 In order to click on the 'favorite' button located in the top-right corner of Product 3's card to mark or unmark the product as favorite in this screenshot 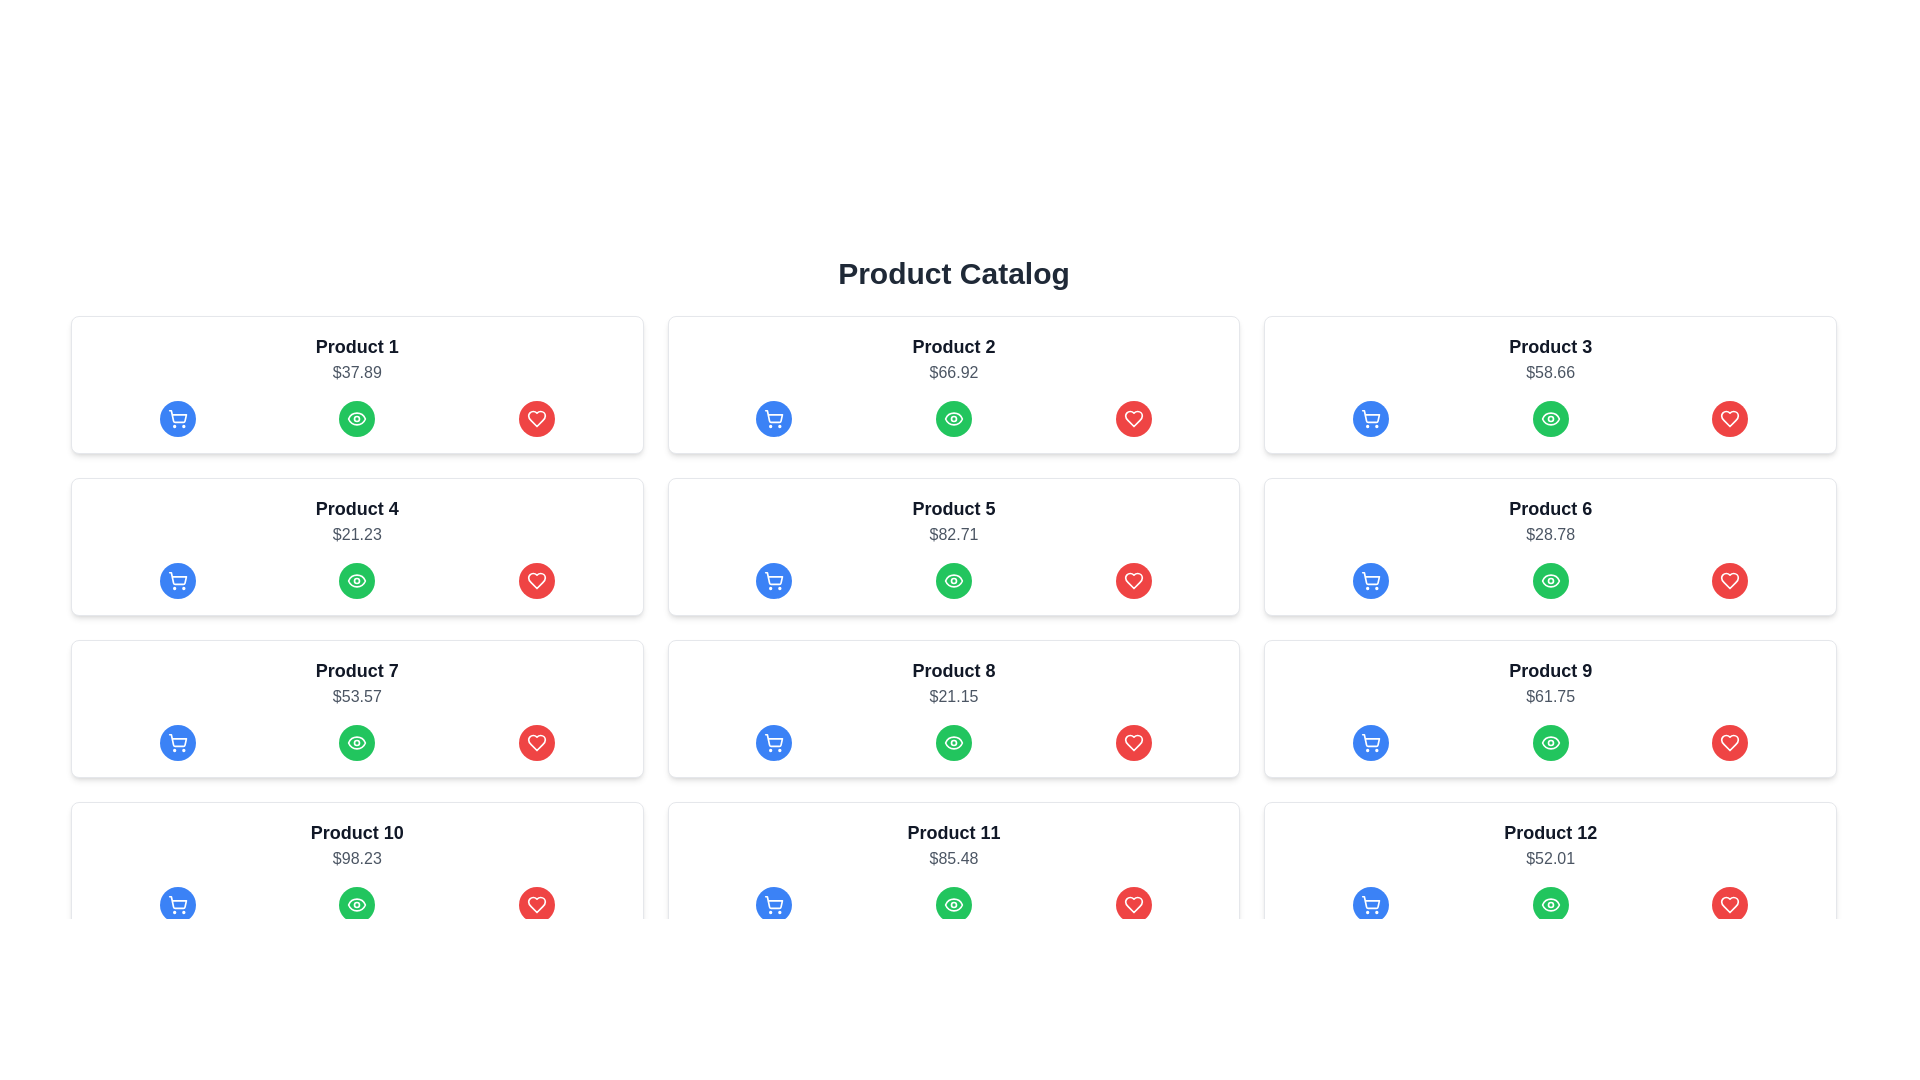, I will do `click(1728, 581)`.